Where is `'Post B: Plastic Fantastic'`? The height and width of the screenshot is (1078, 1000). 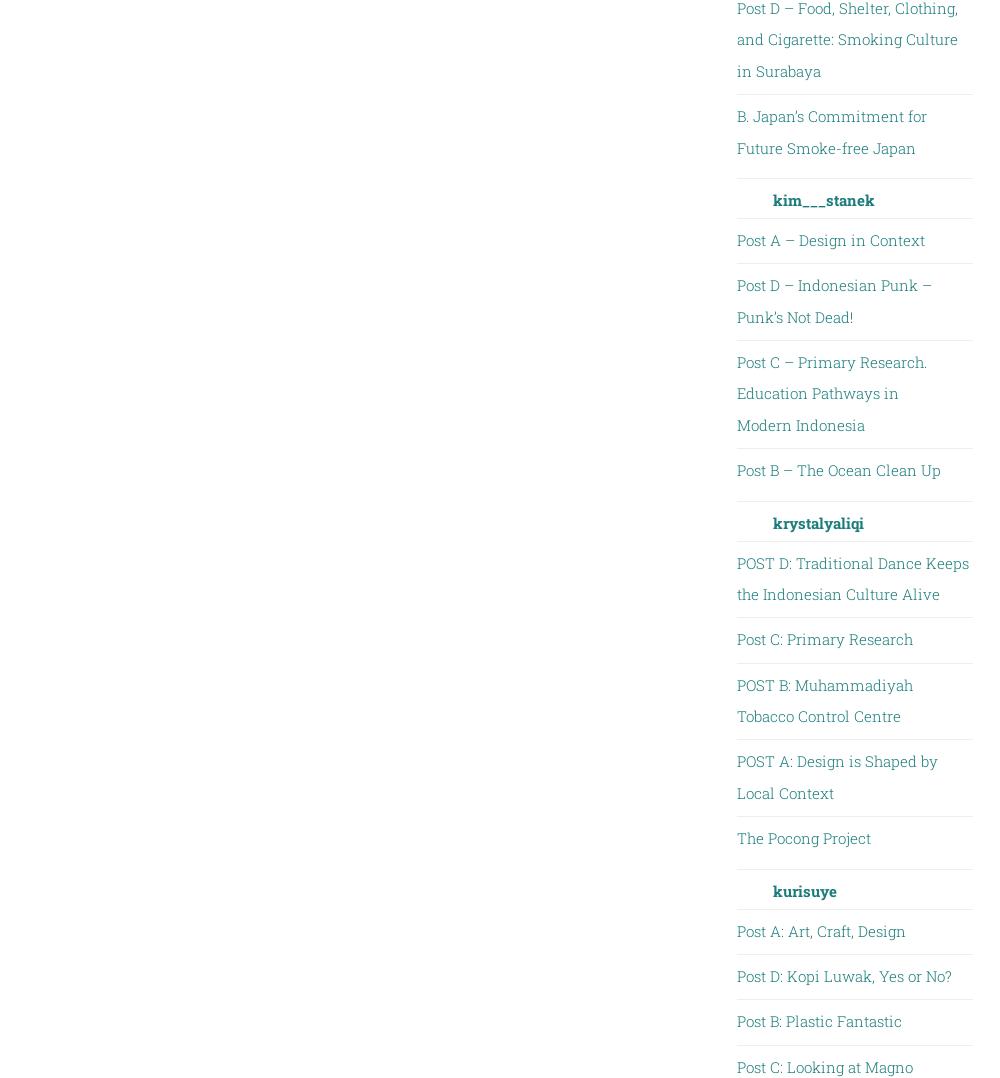 'Post B: Plastic Fantastic' is located at coordinates (817, 1019).